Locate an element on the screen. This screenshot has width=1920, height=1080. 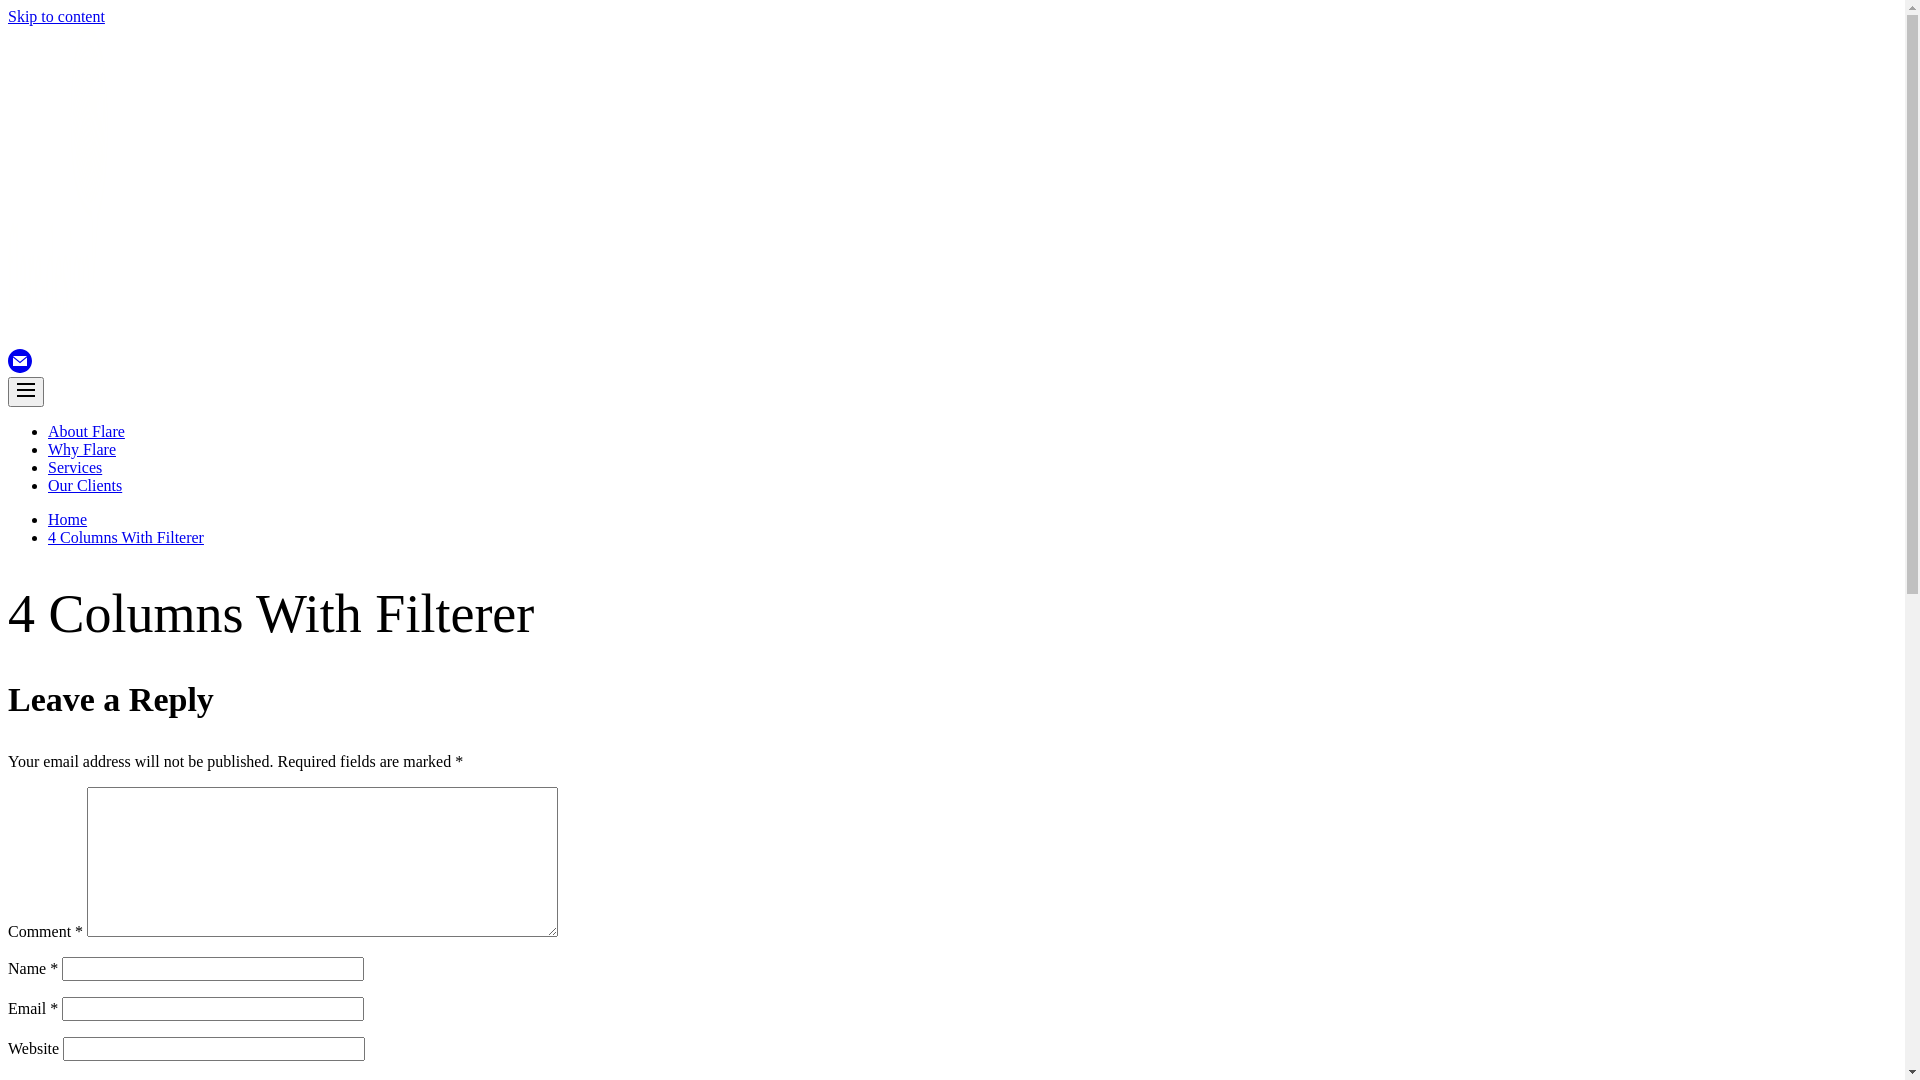
'4 Columns With Filterer' is located at coordinates (124, 536).